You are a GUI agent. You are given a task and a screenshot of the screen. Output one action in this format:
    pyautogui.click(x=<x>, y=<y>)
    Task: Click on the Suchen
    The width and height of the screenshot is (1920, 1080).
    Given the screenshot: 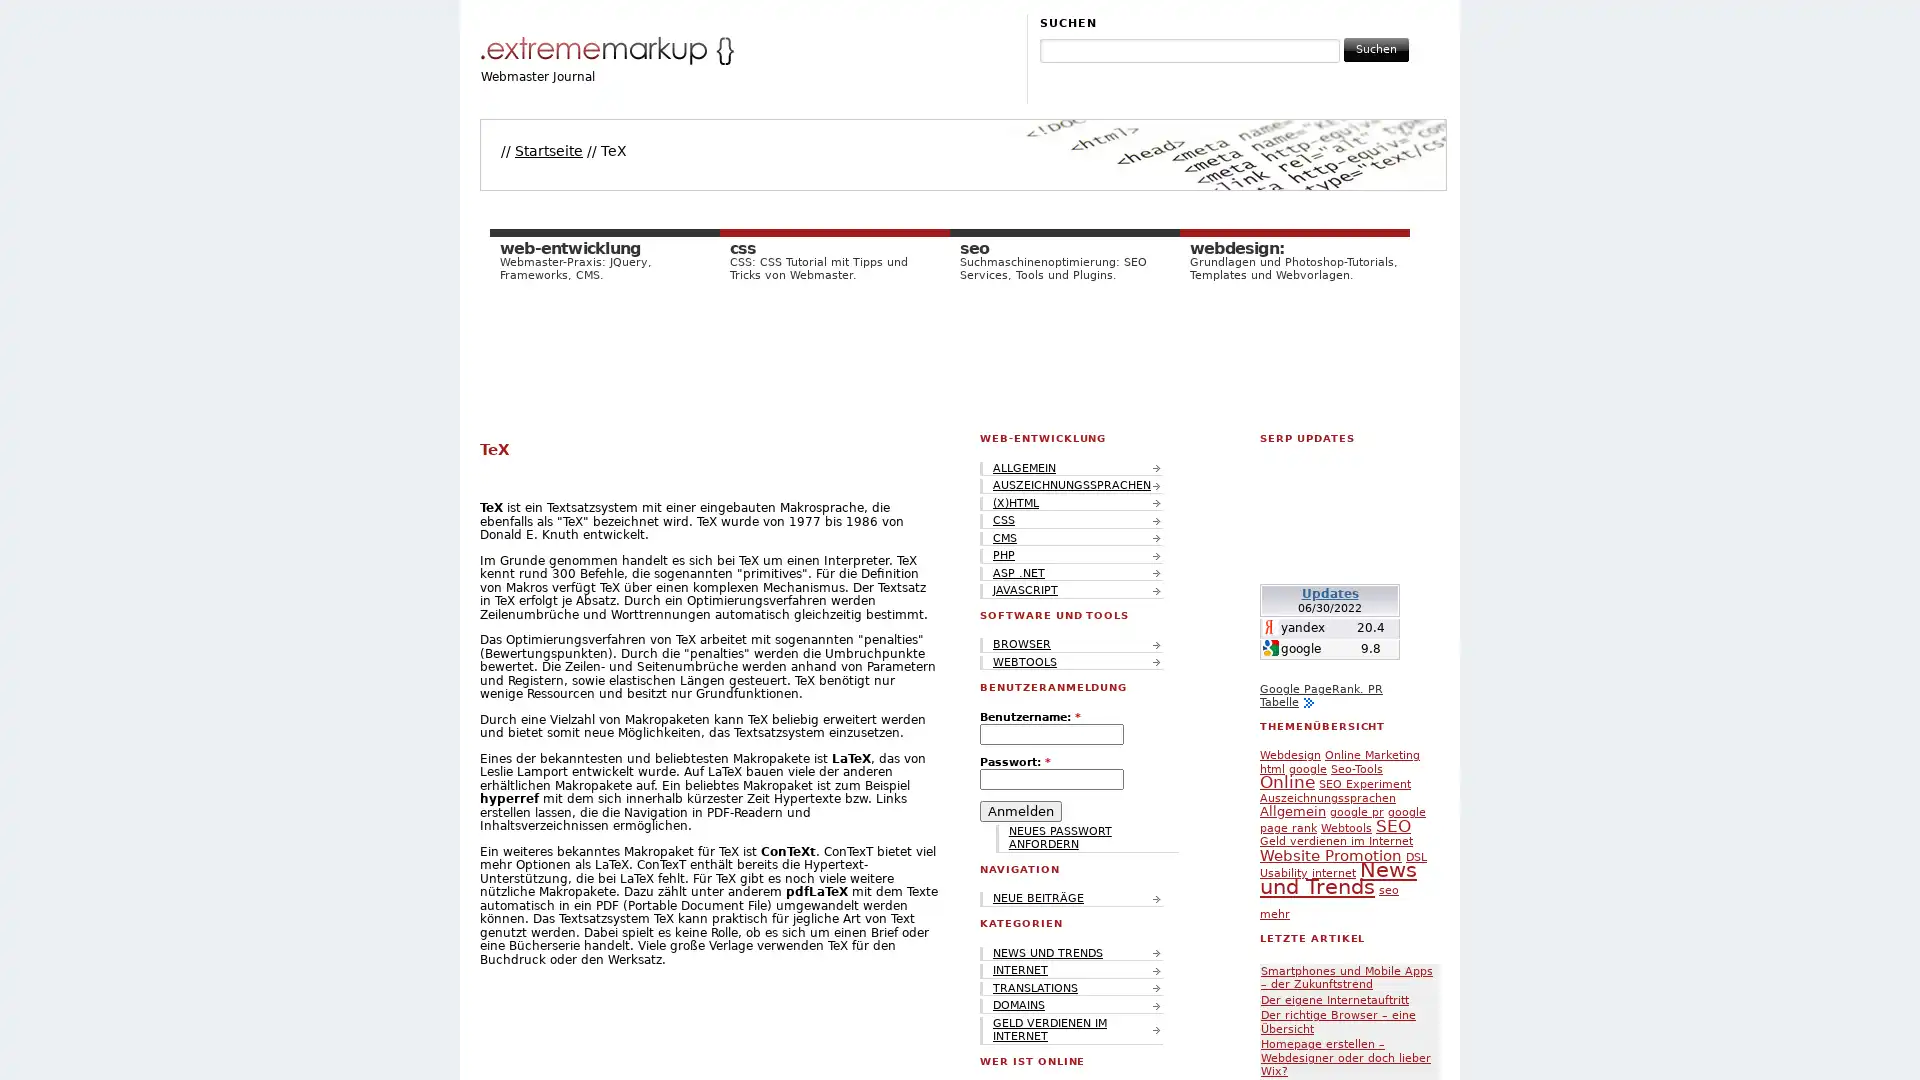 What is the action you would take?
    pyautogui.click(x=1375, y=48)
    